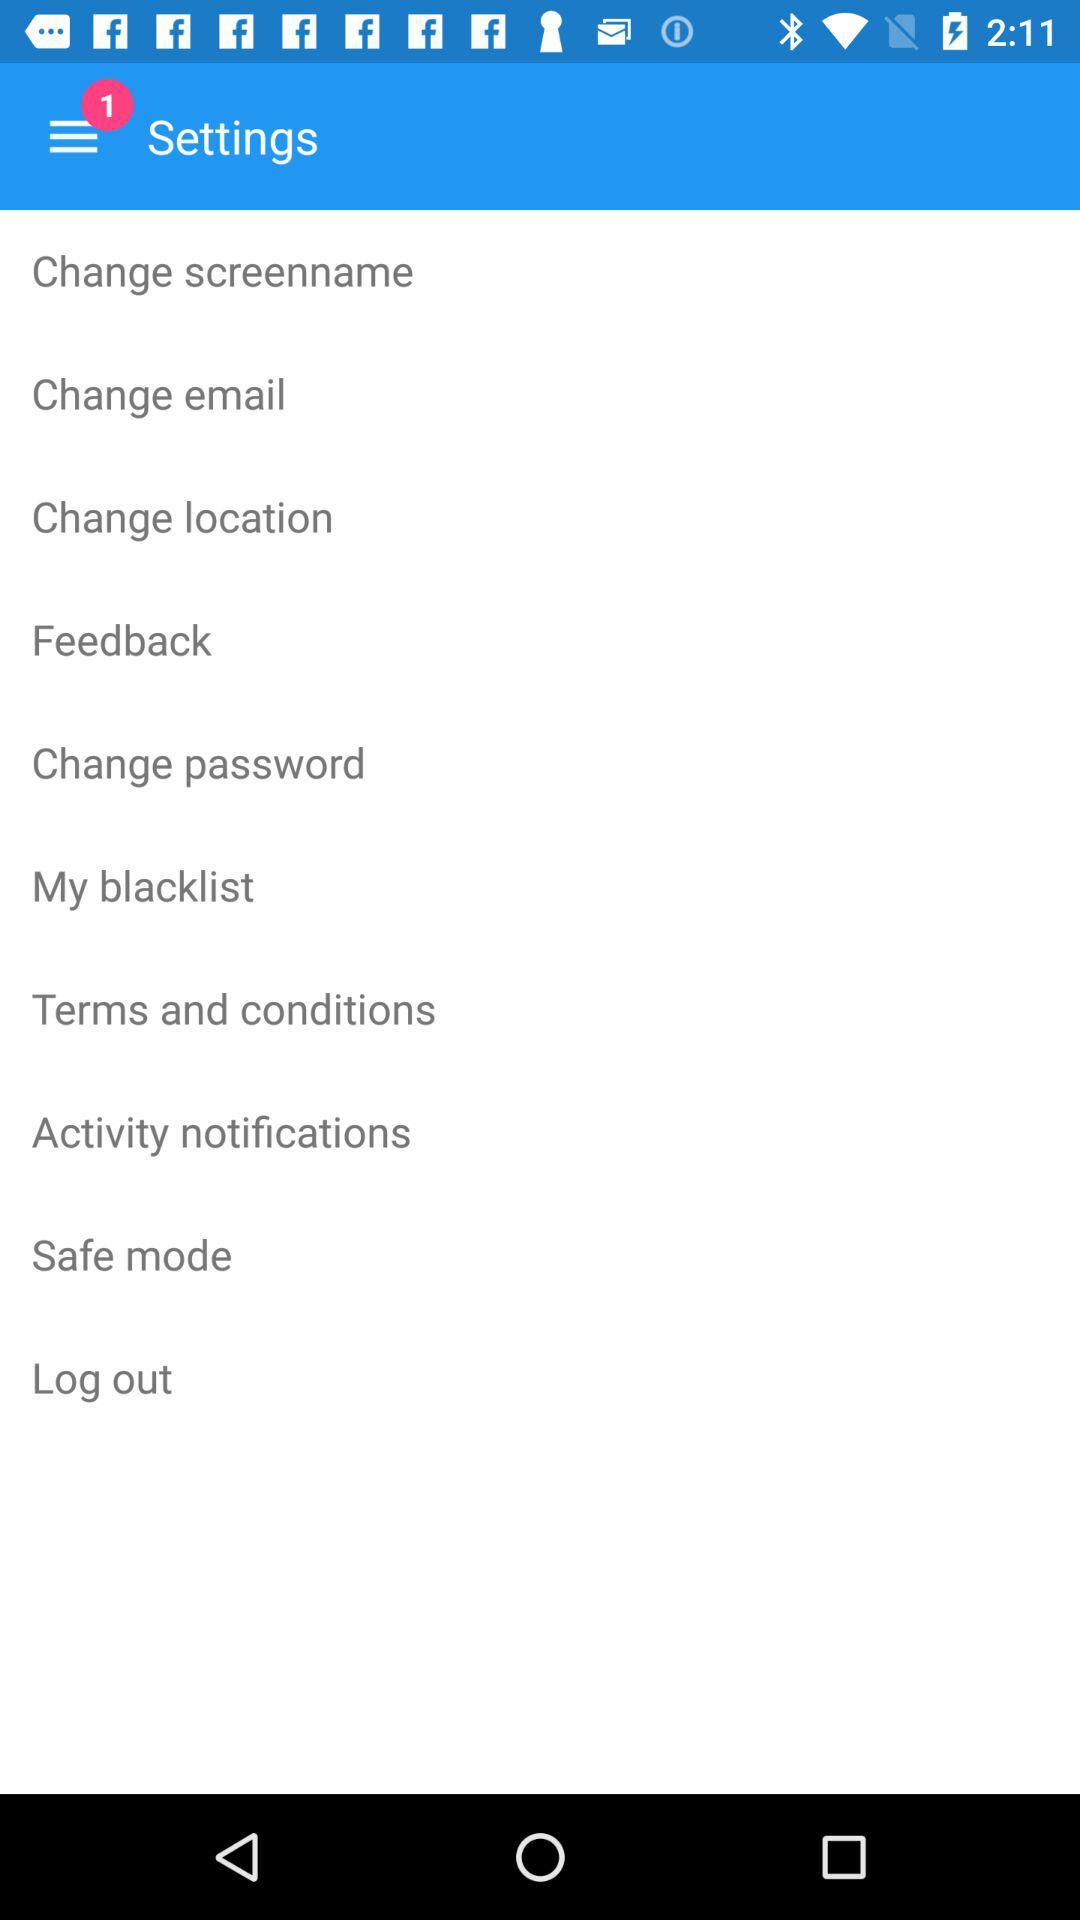  What do you see at coordinates (540, 393) in the screenshot?
I see `the icon above the change location icon` at bounding box center [540, 393].